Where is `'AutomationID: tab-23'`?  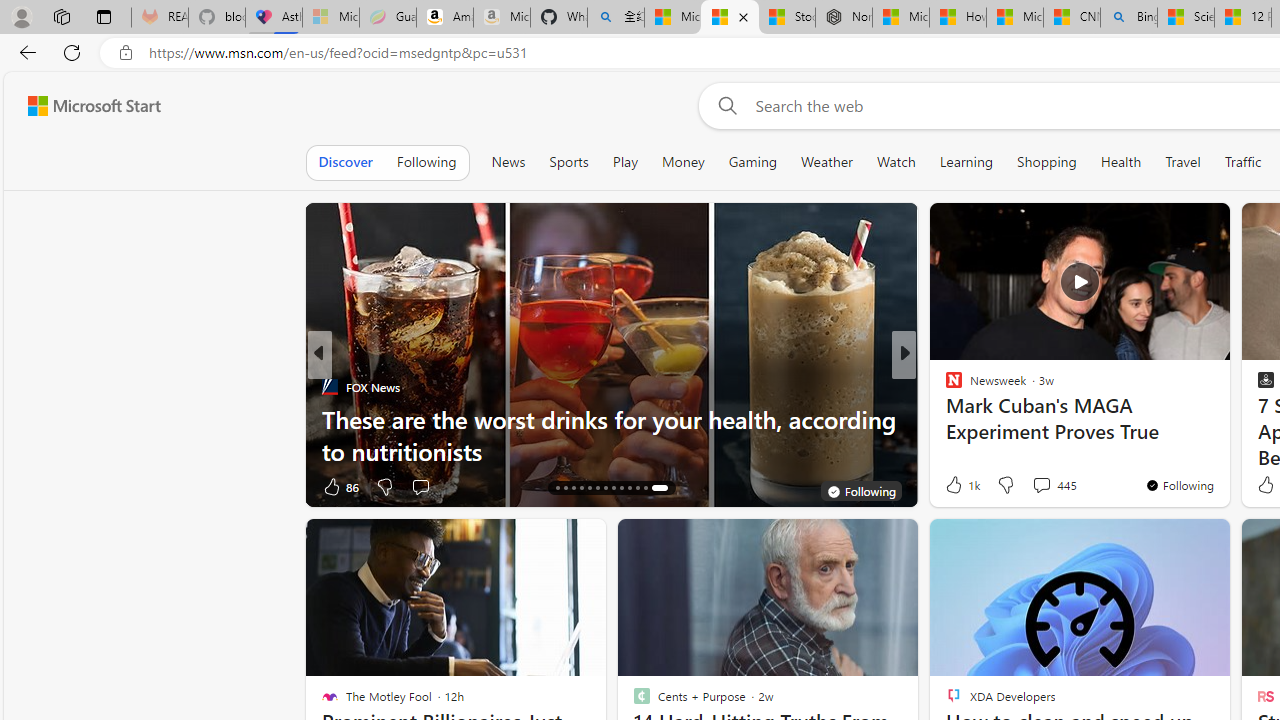
'AutomationID: tab-23' is located at coordinates (628, 488).